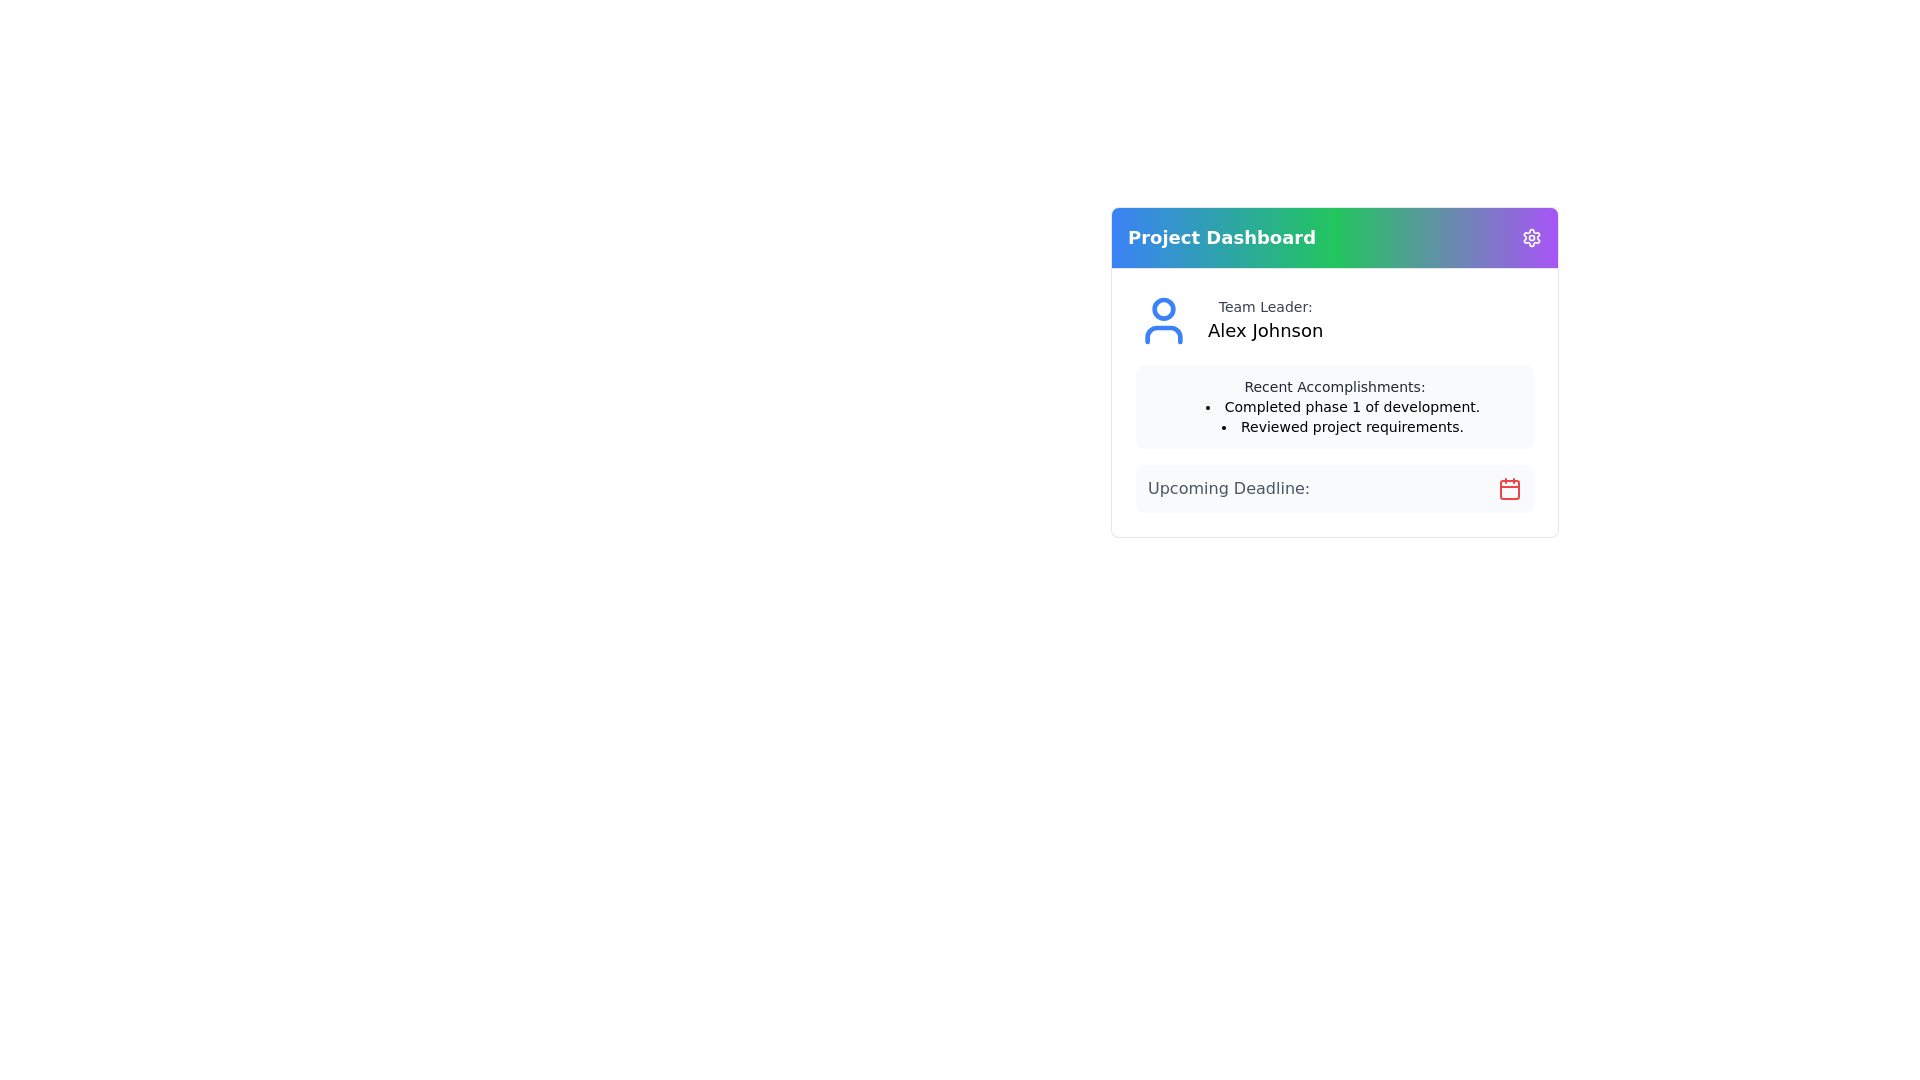  Describe the element at coordinates (1334, 406) in the screenshot. I see `the Informational Section titled 'Recent Accomplishments:' which contains a bulleted list of achievements, located in the middle segment of the 'Project Dashboard' card` at that location.